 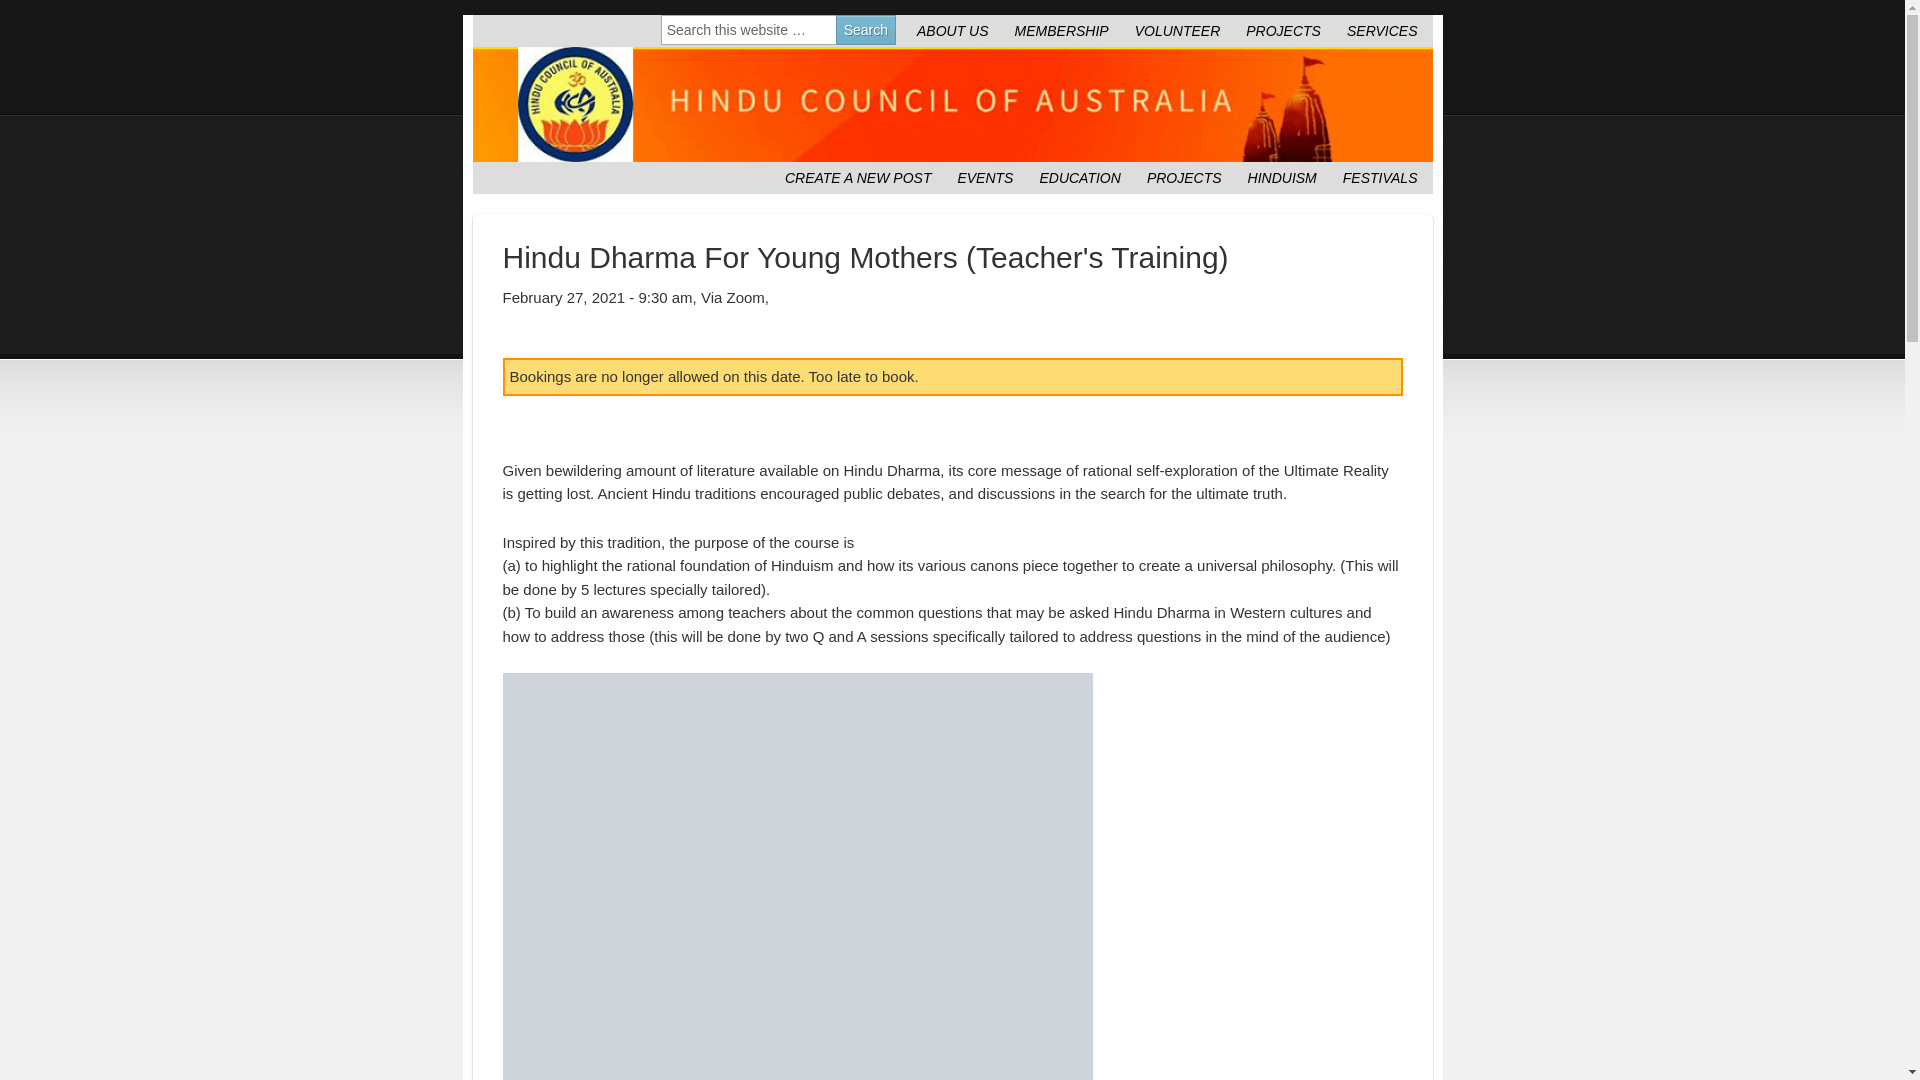 What do you see at coordinates (1282, 176) in the screenshot?
I see `'HINDUISM'` at bounding box center [1282, 176].